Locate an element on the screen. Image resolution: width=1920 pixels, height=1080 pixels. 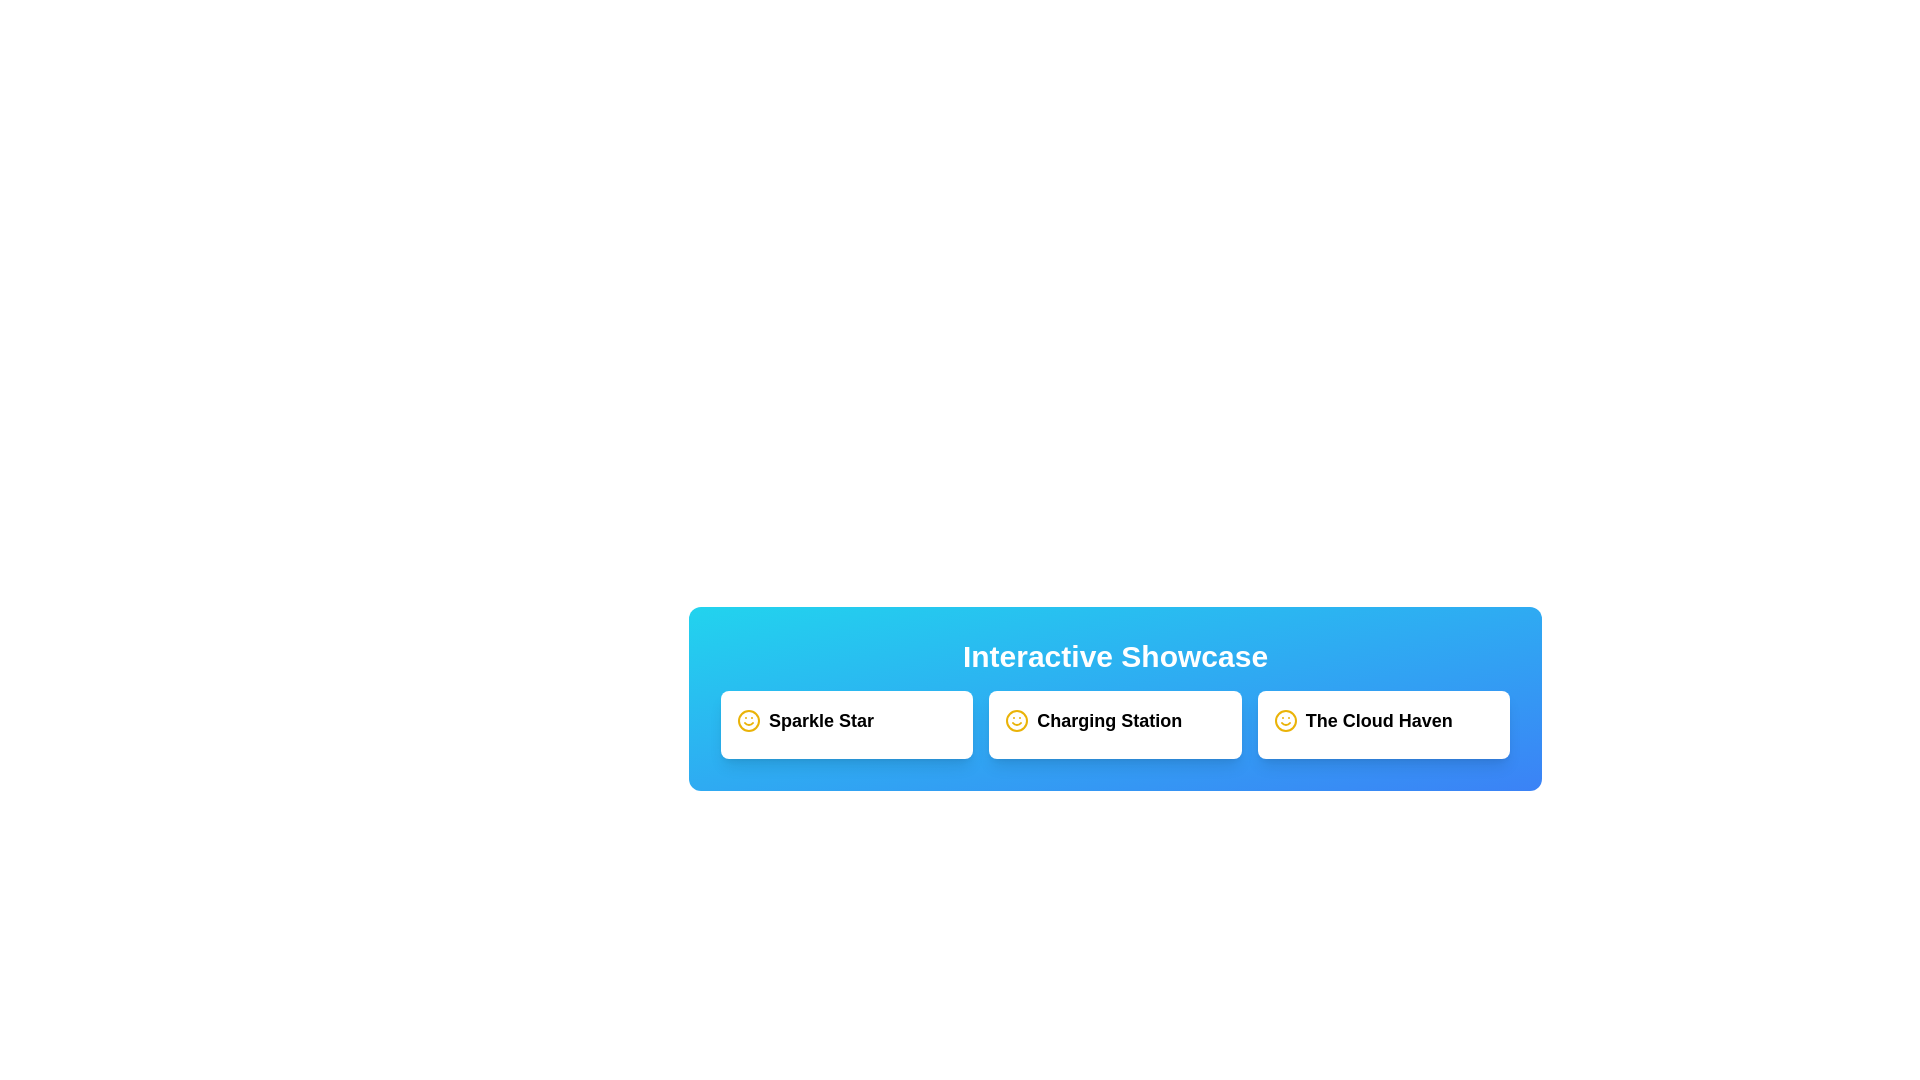
the smiley face icon inside the button labeled 'Sparkle Star', which is positioned at the left-most side of the button group is located at coordinates (747, 721).